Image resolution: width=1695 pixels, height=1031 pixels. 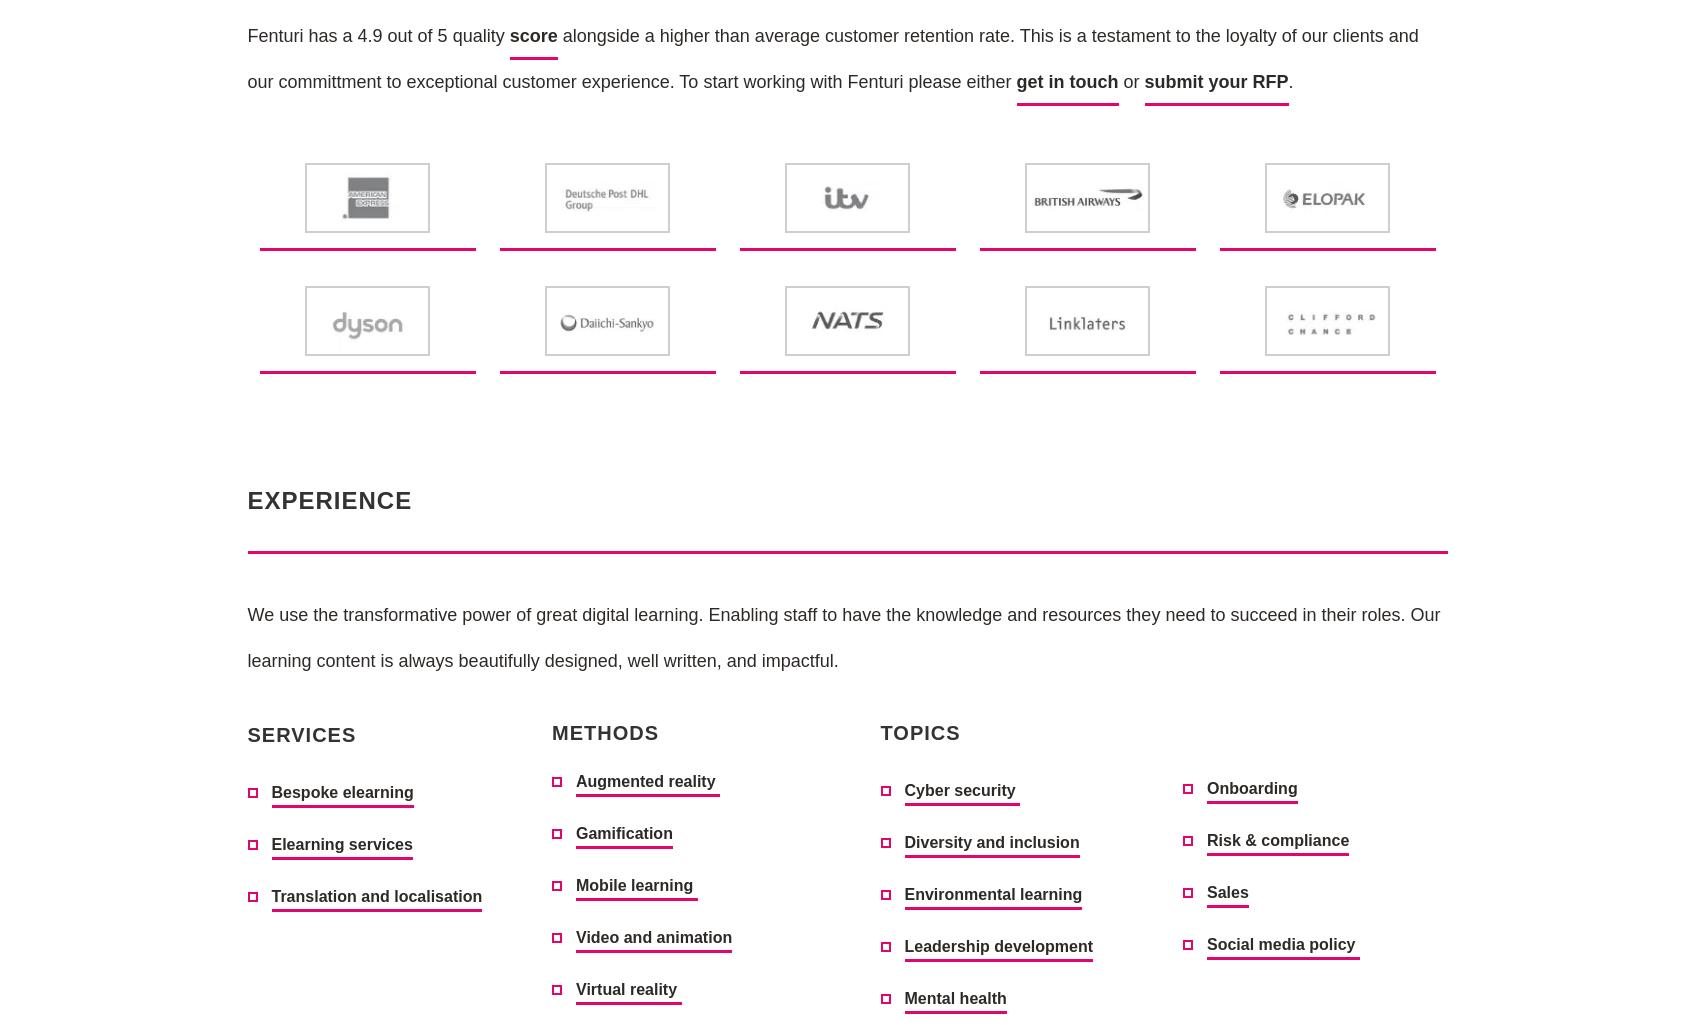 What do you see at coordinates (1281, 943) in the screenshot?
I see `'Social media policy'` at bounding box center [1281, 943].